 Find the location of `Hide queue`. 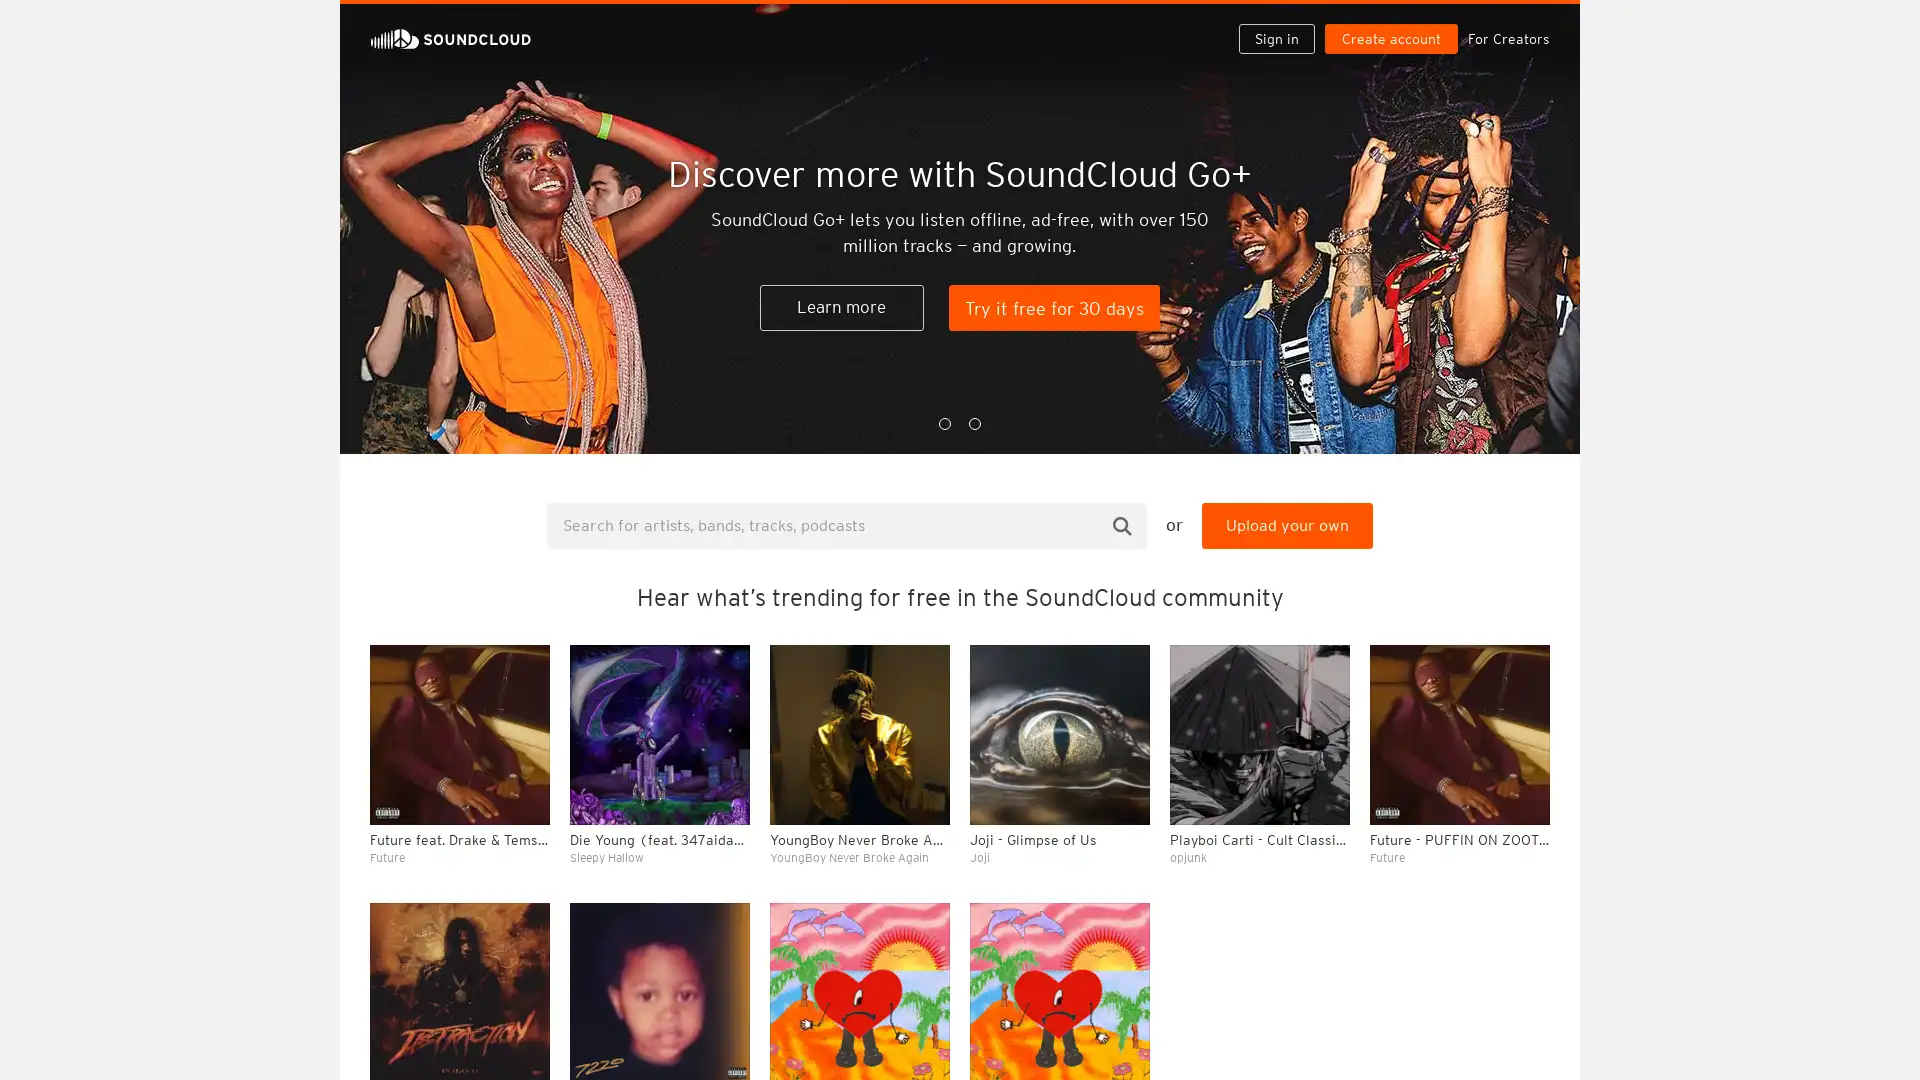

Hide queue is located at coordinates (1536, 546).